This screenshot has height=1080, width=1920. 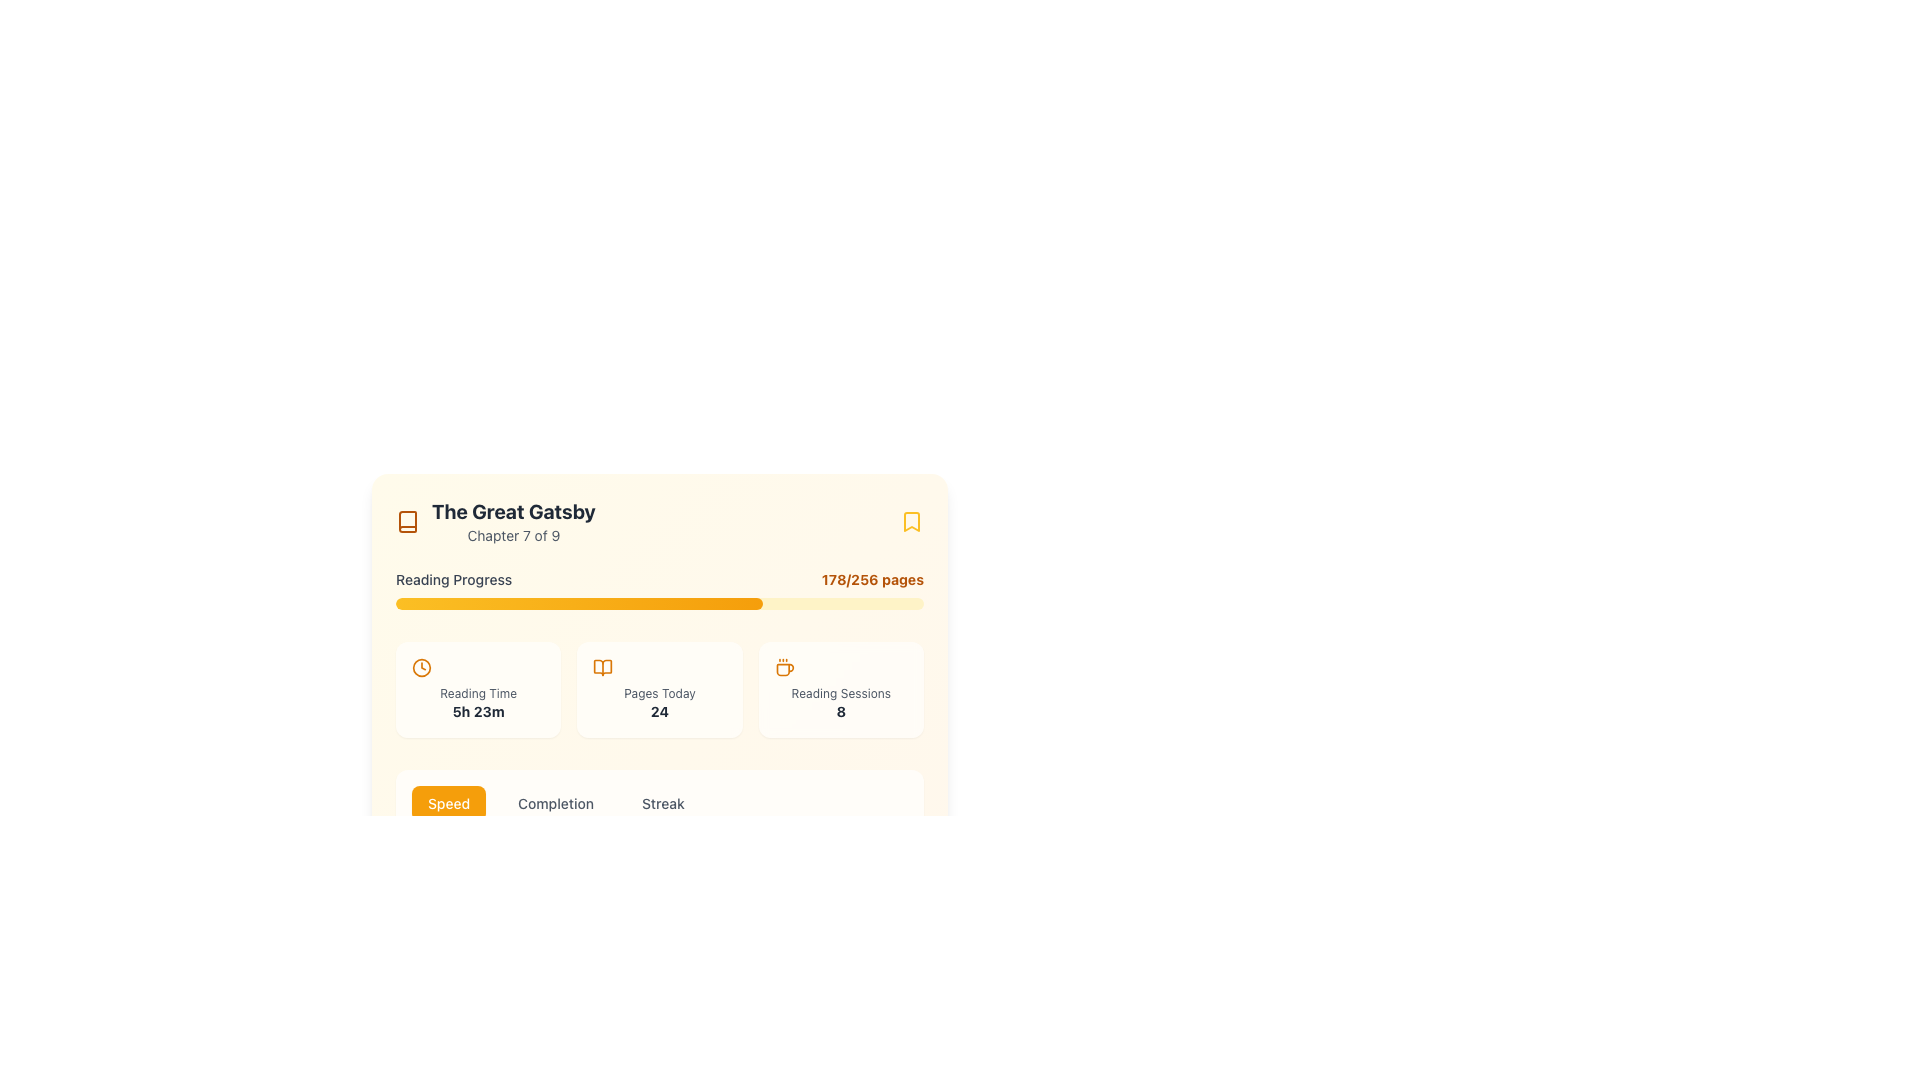 I want to click on details from the text label displaying '178/256 pages', which indicates reading progress, located on the right side of the section with 'Reading Progress' on its left, so click(x=873, y=579).